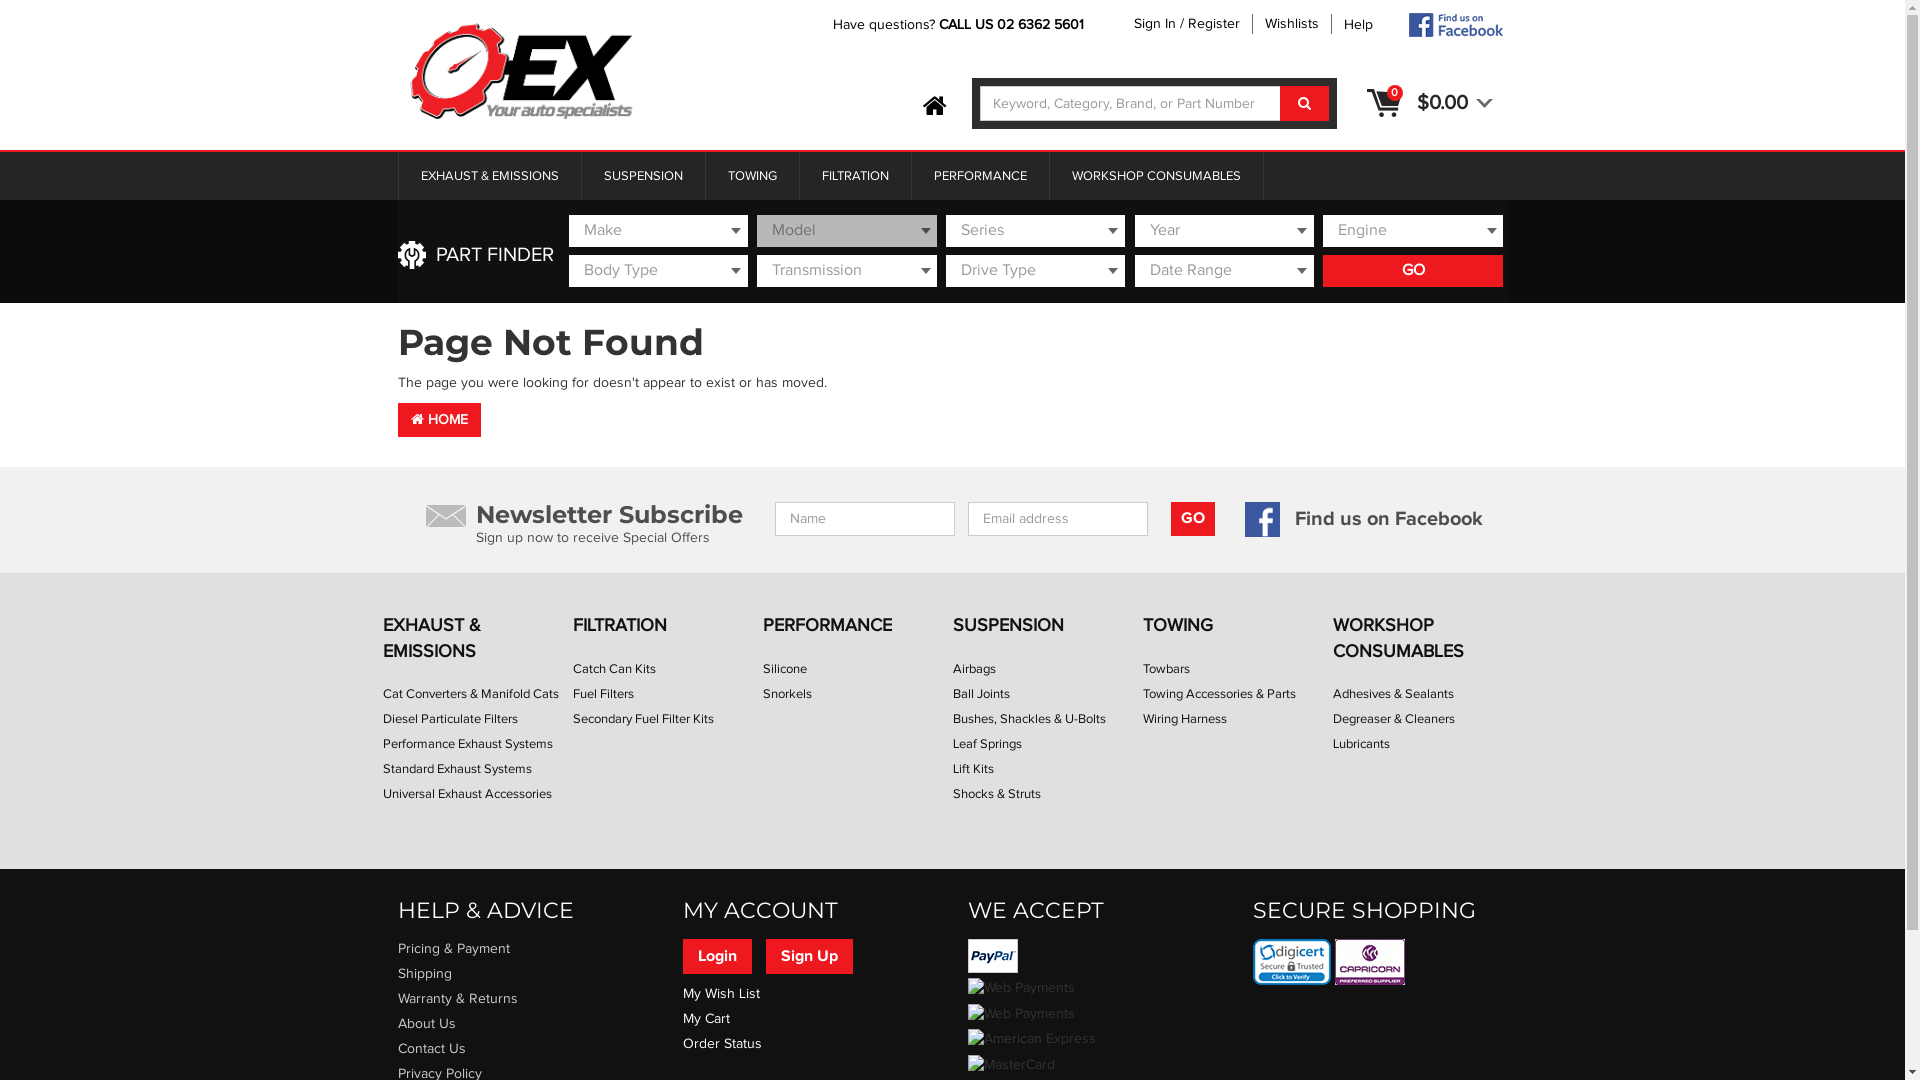  I want to click on 'WORKSHOP CONSUMABLES', so click(1155, 175).